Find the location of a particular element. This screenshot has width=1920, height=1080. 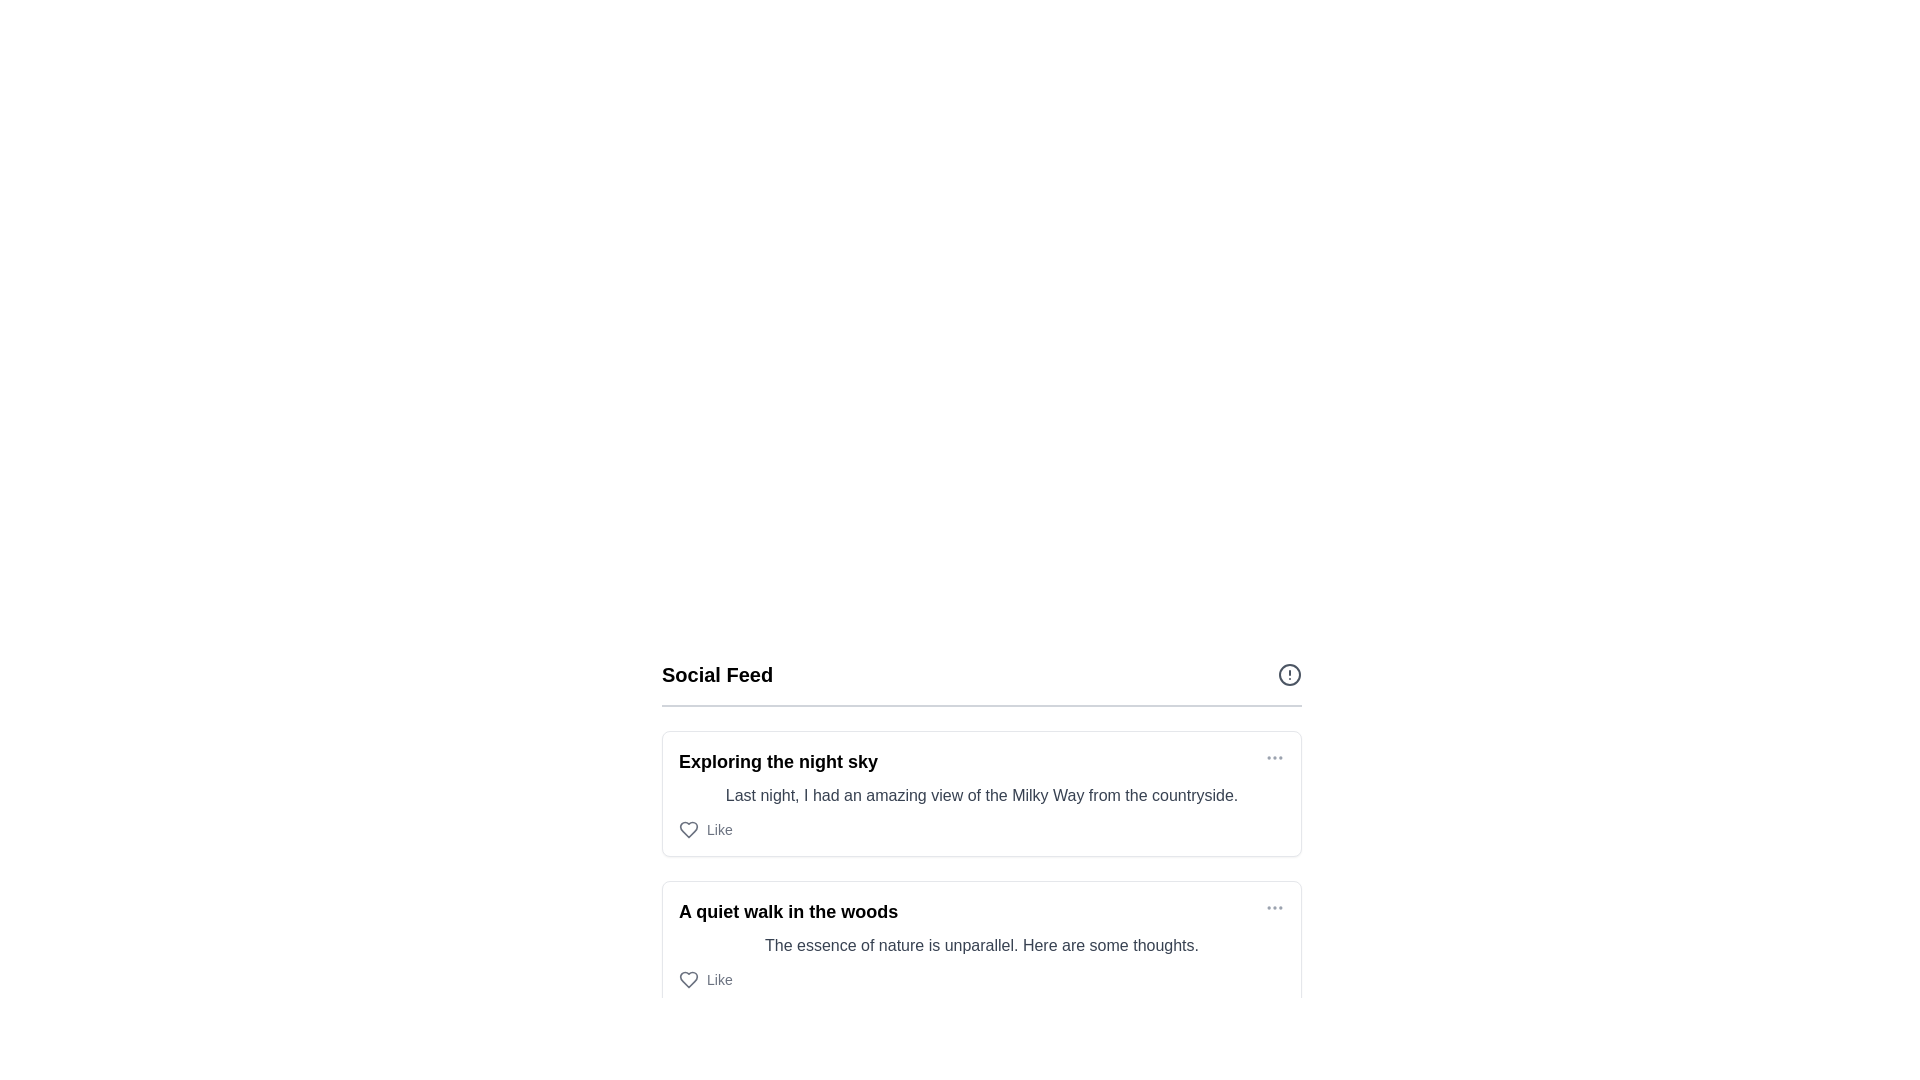

the circular SVG shape alert icon located at the top-right corner of the 'Social Feed' section, which has a gray stroke and a hollow center is located at coordinates (1290, 675).